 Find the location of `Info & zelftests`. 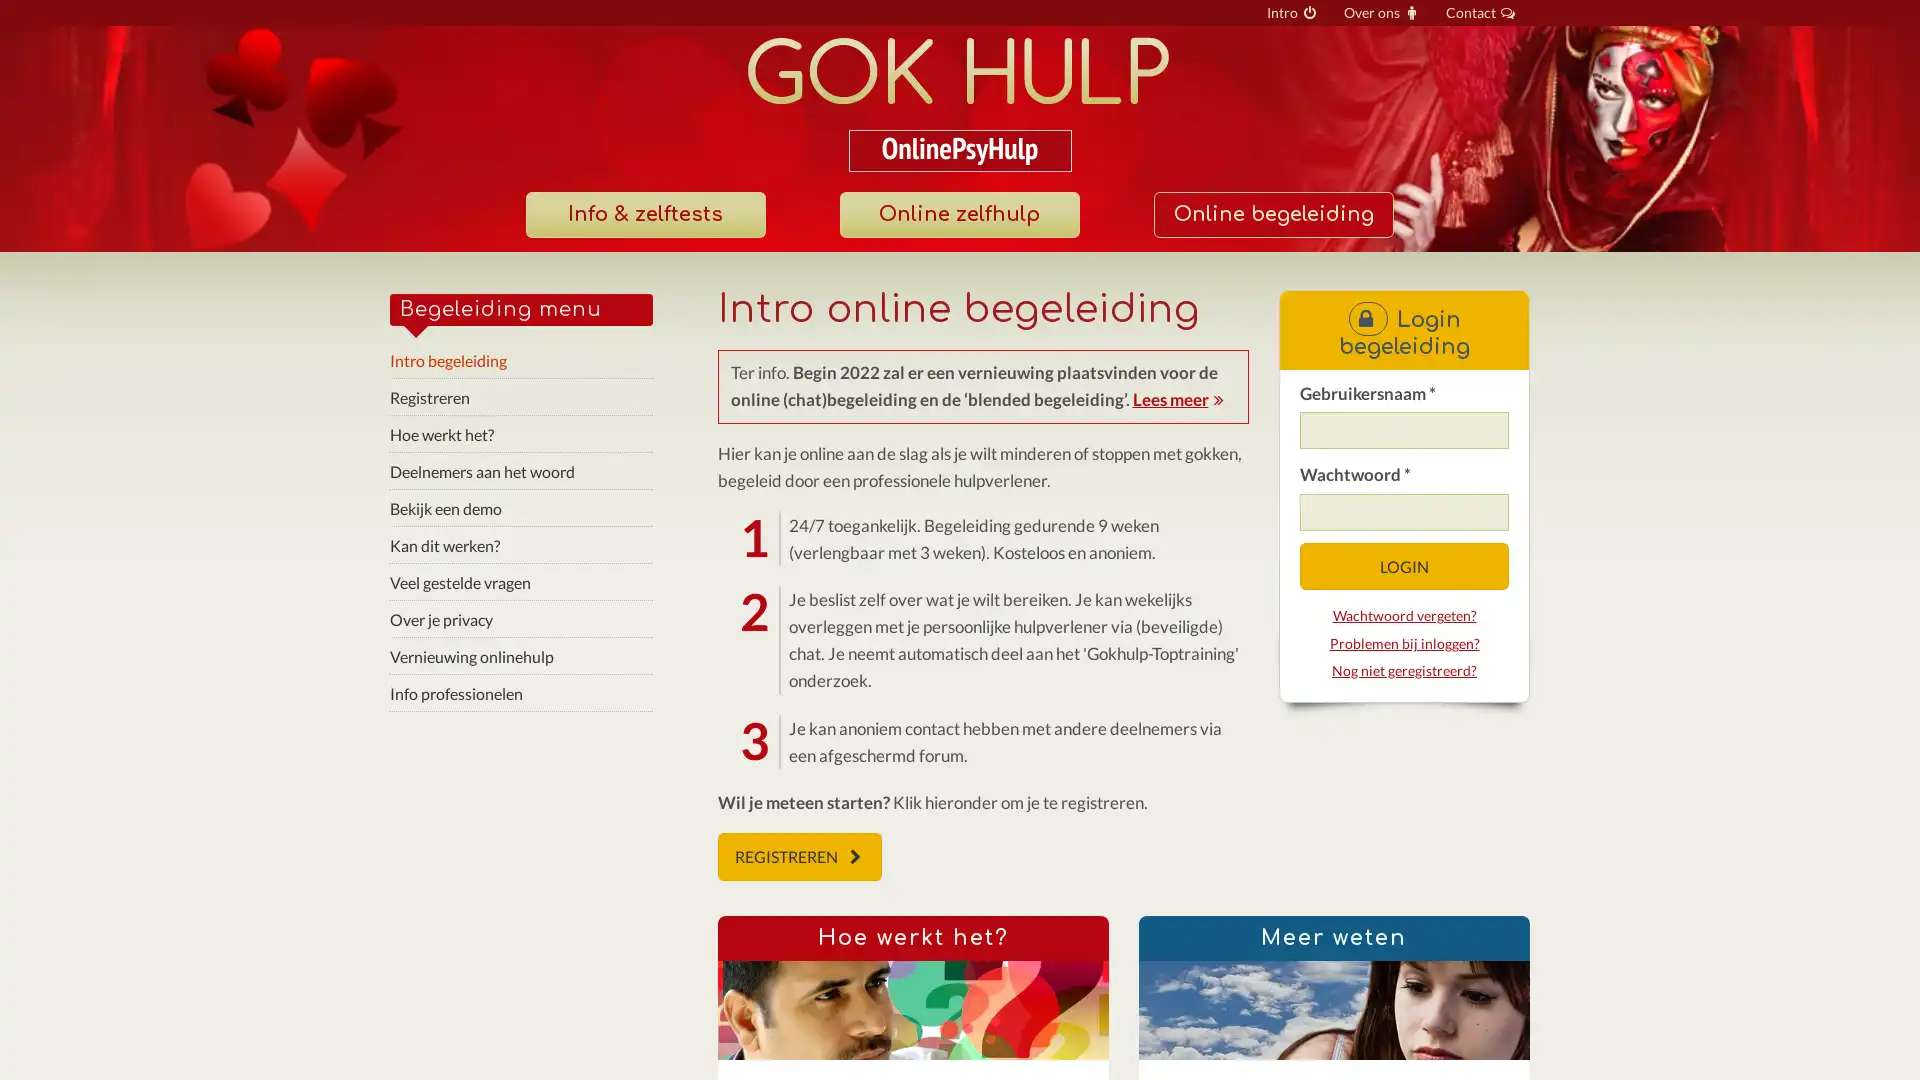

Info & zelftests is located at coordinates (644, 215).